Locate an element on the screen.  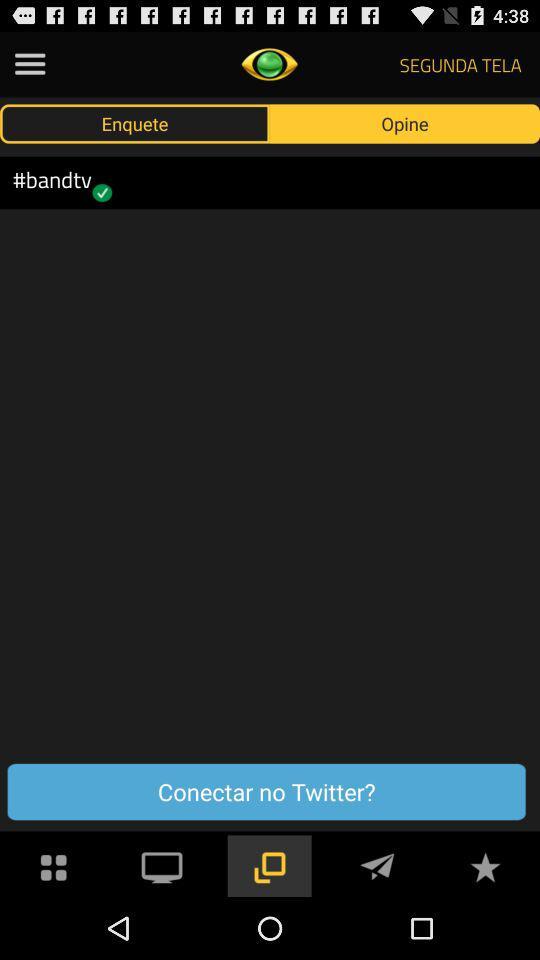
favorites is located at coordinates (484, 864).